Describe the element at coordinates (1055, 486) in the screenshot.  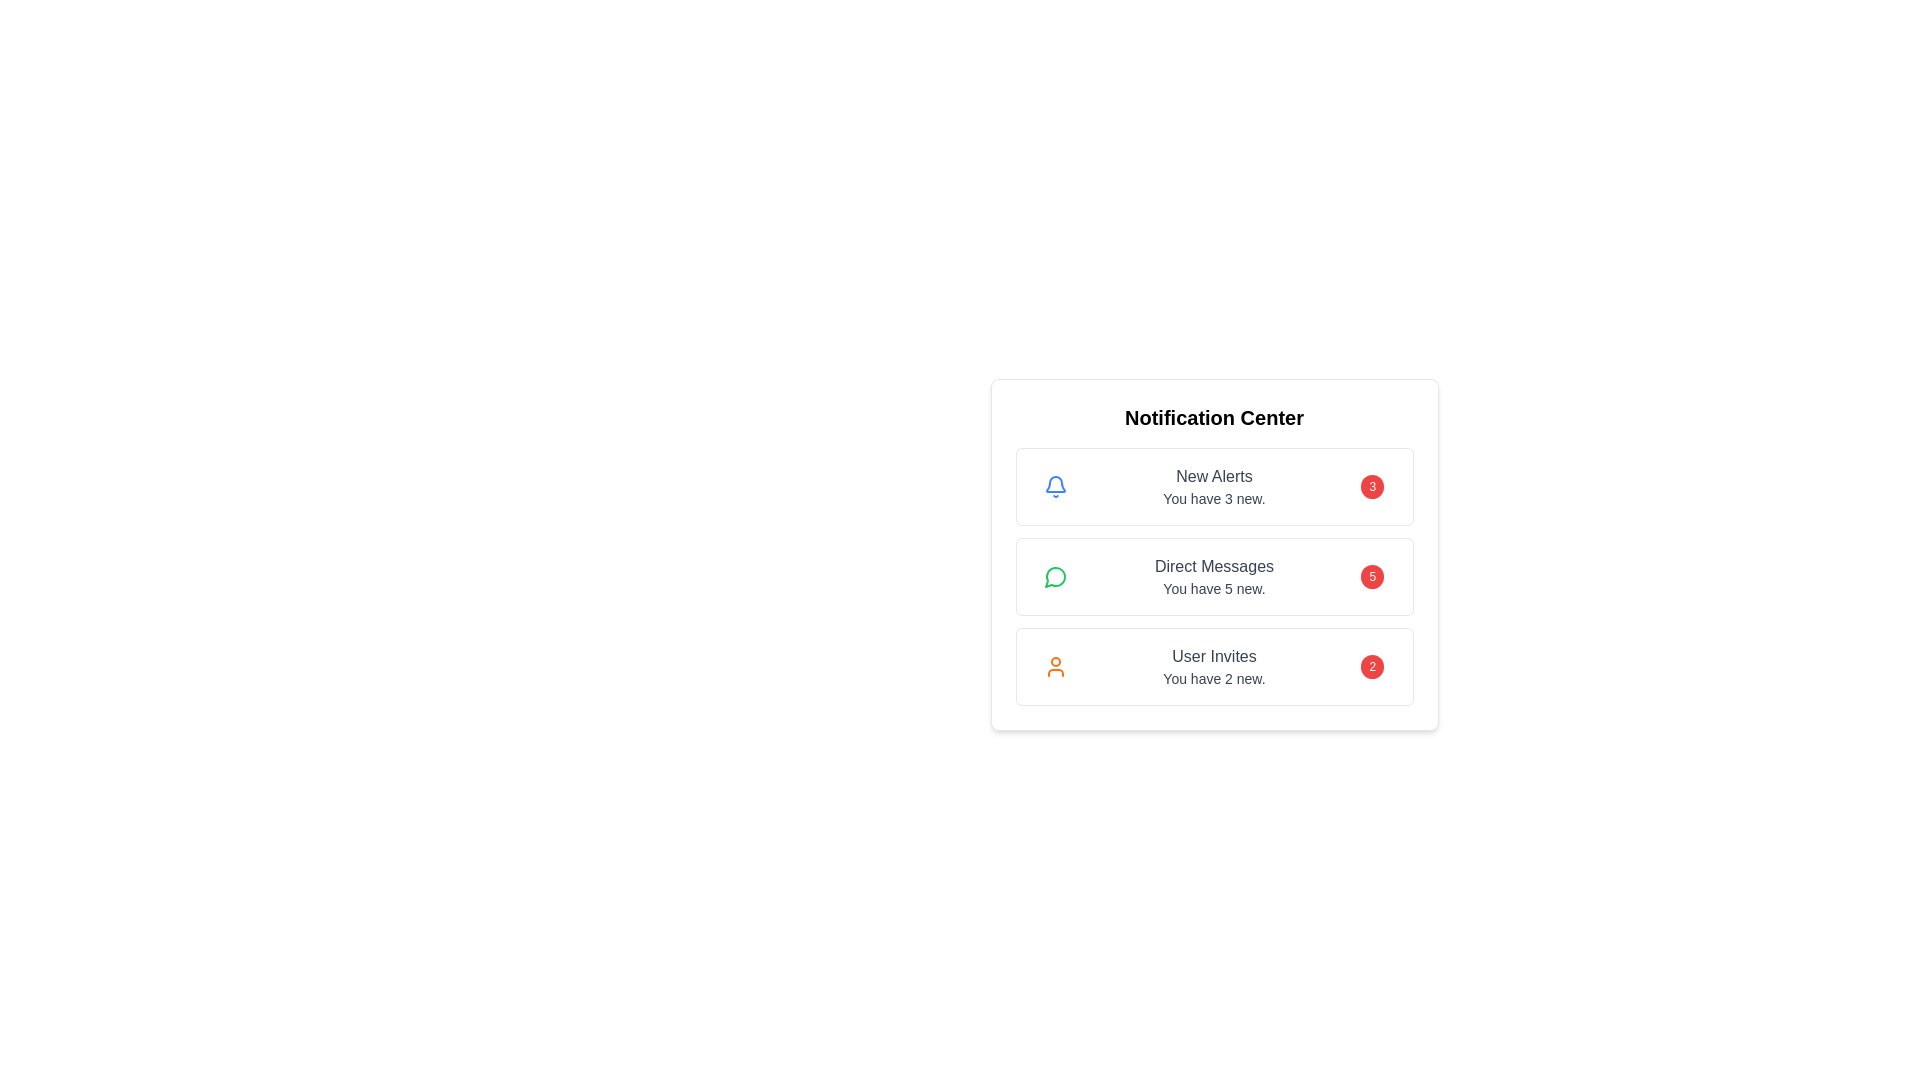
I see `the bell-shaped icon indicating notifications in the top-left corner of the first notification entry in the 'Notification Center' module, which is adjacent to the text label 'New Alerts'` at that location.